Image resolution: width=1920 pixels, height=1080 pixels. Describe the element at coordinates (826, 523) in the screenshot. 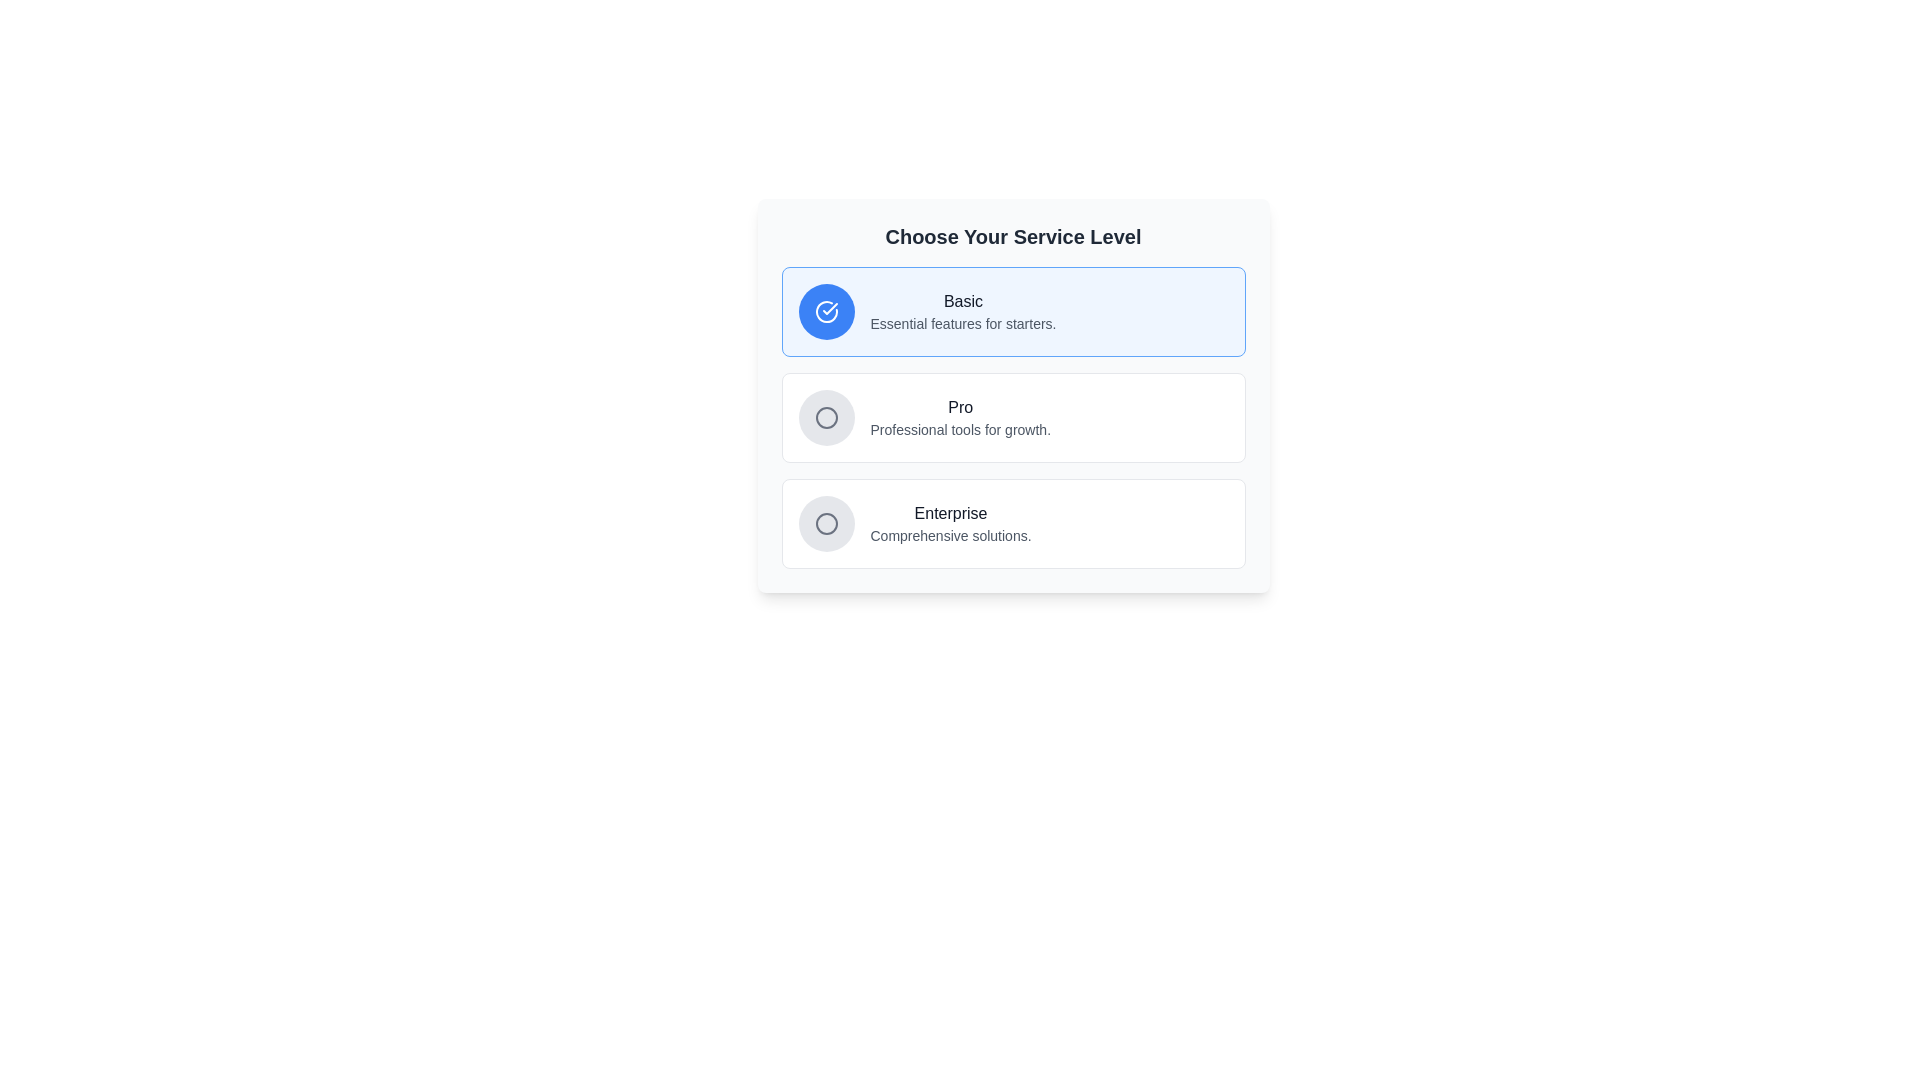

I see `the circular radio button associated with the 'Enterprise' option` at that location.